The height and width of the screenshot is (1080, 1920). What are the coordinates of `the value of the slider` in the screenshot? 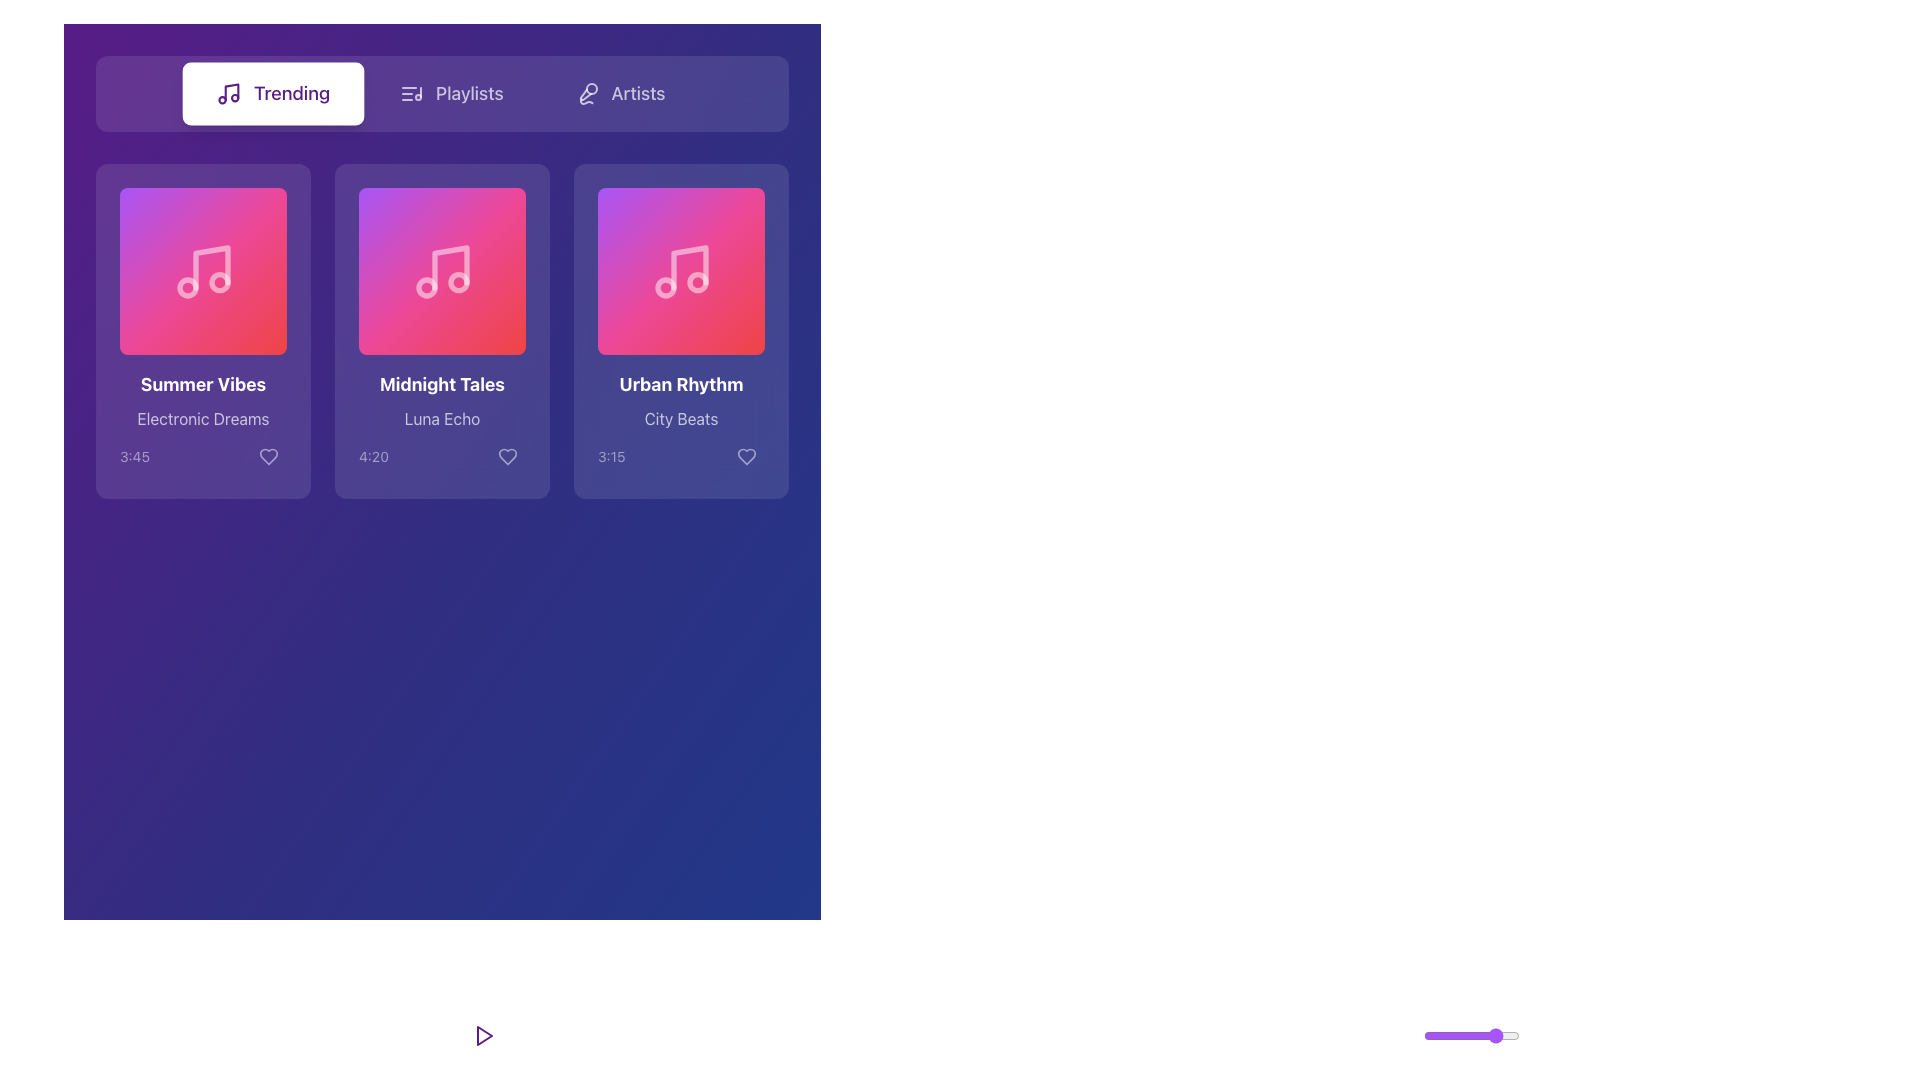 It's located at (1453, 1035).